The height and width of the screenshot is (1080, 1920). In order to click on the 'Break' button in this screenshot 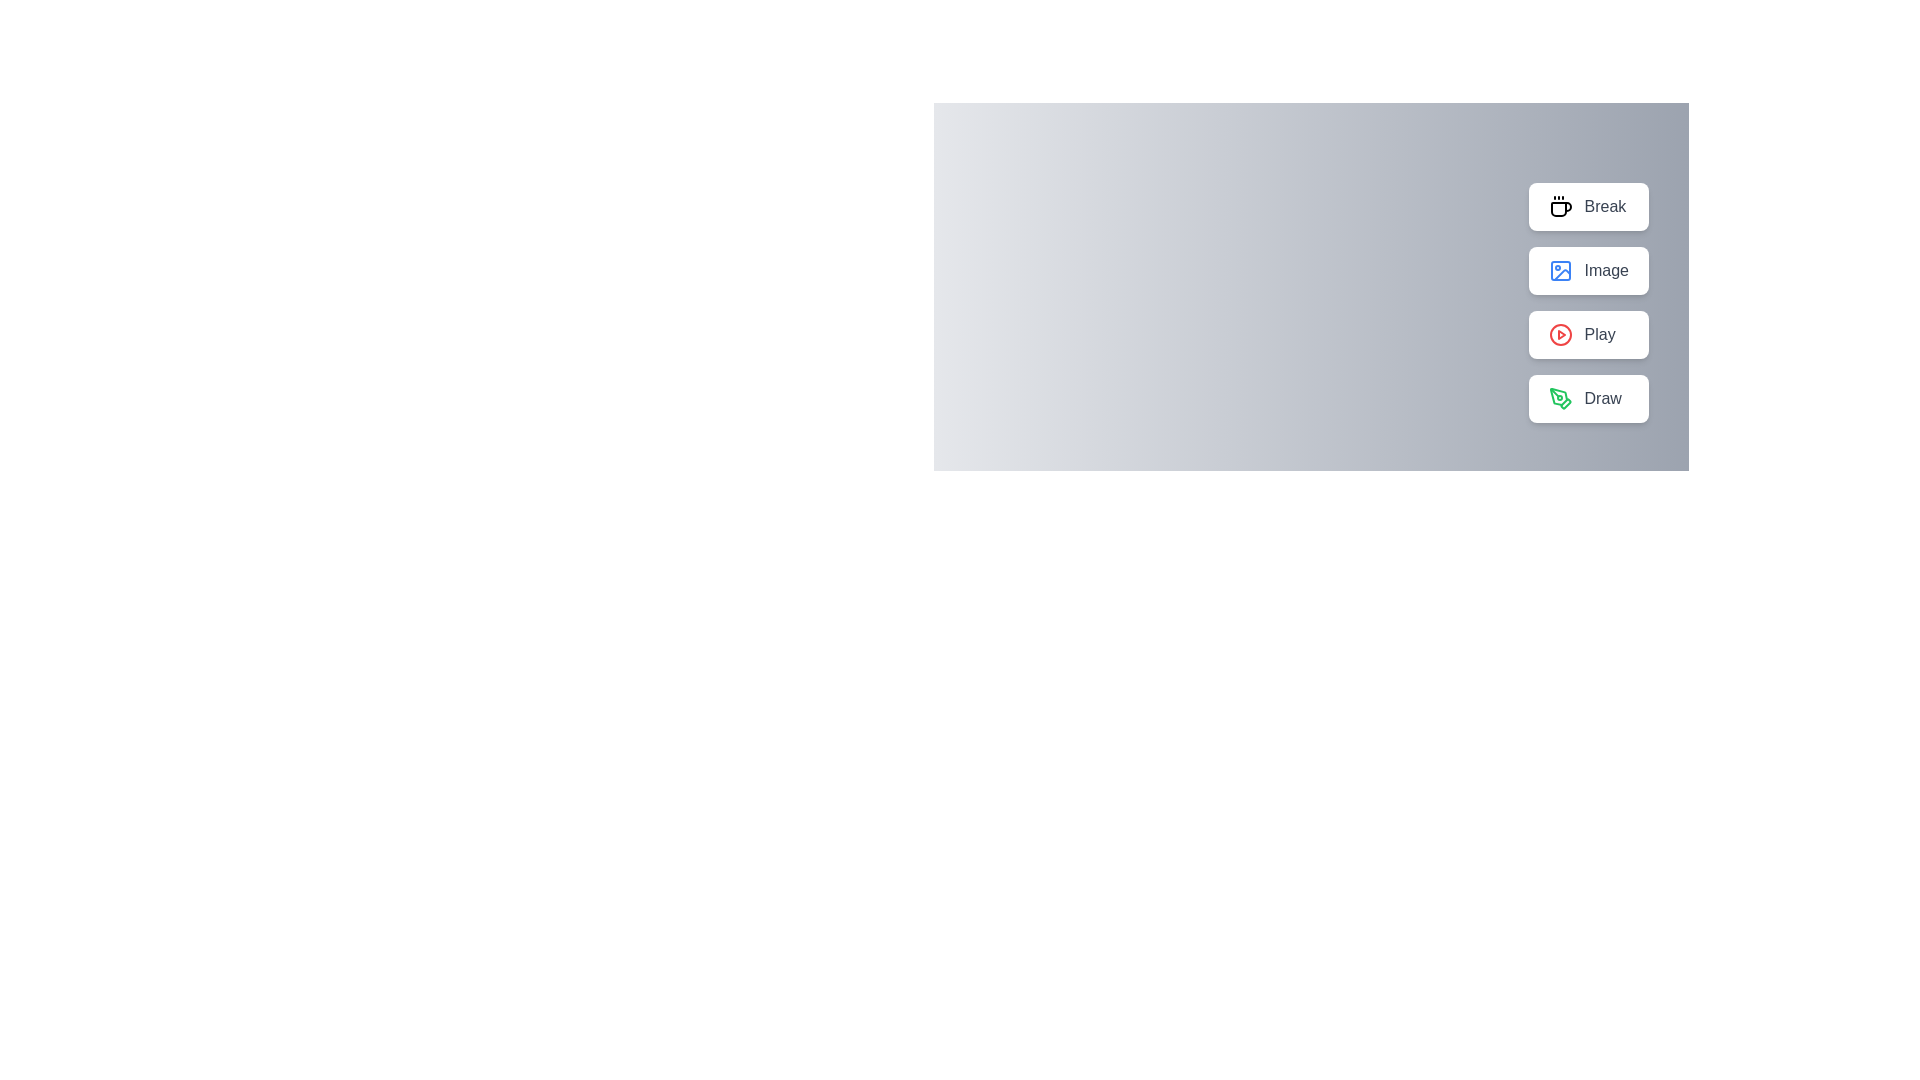, I will do `click(1587, 207)`.